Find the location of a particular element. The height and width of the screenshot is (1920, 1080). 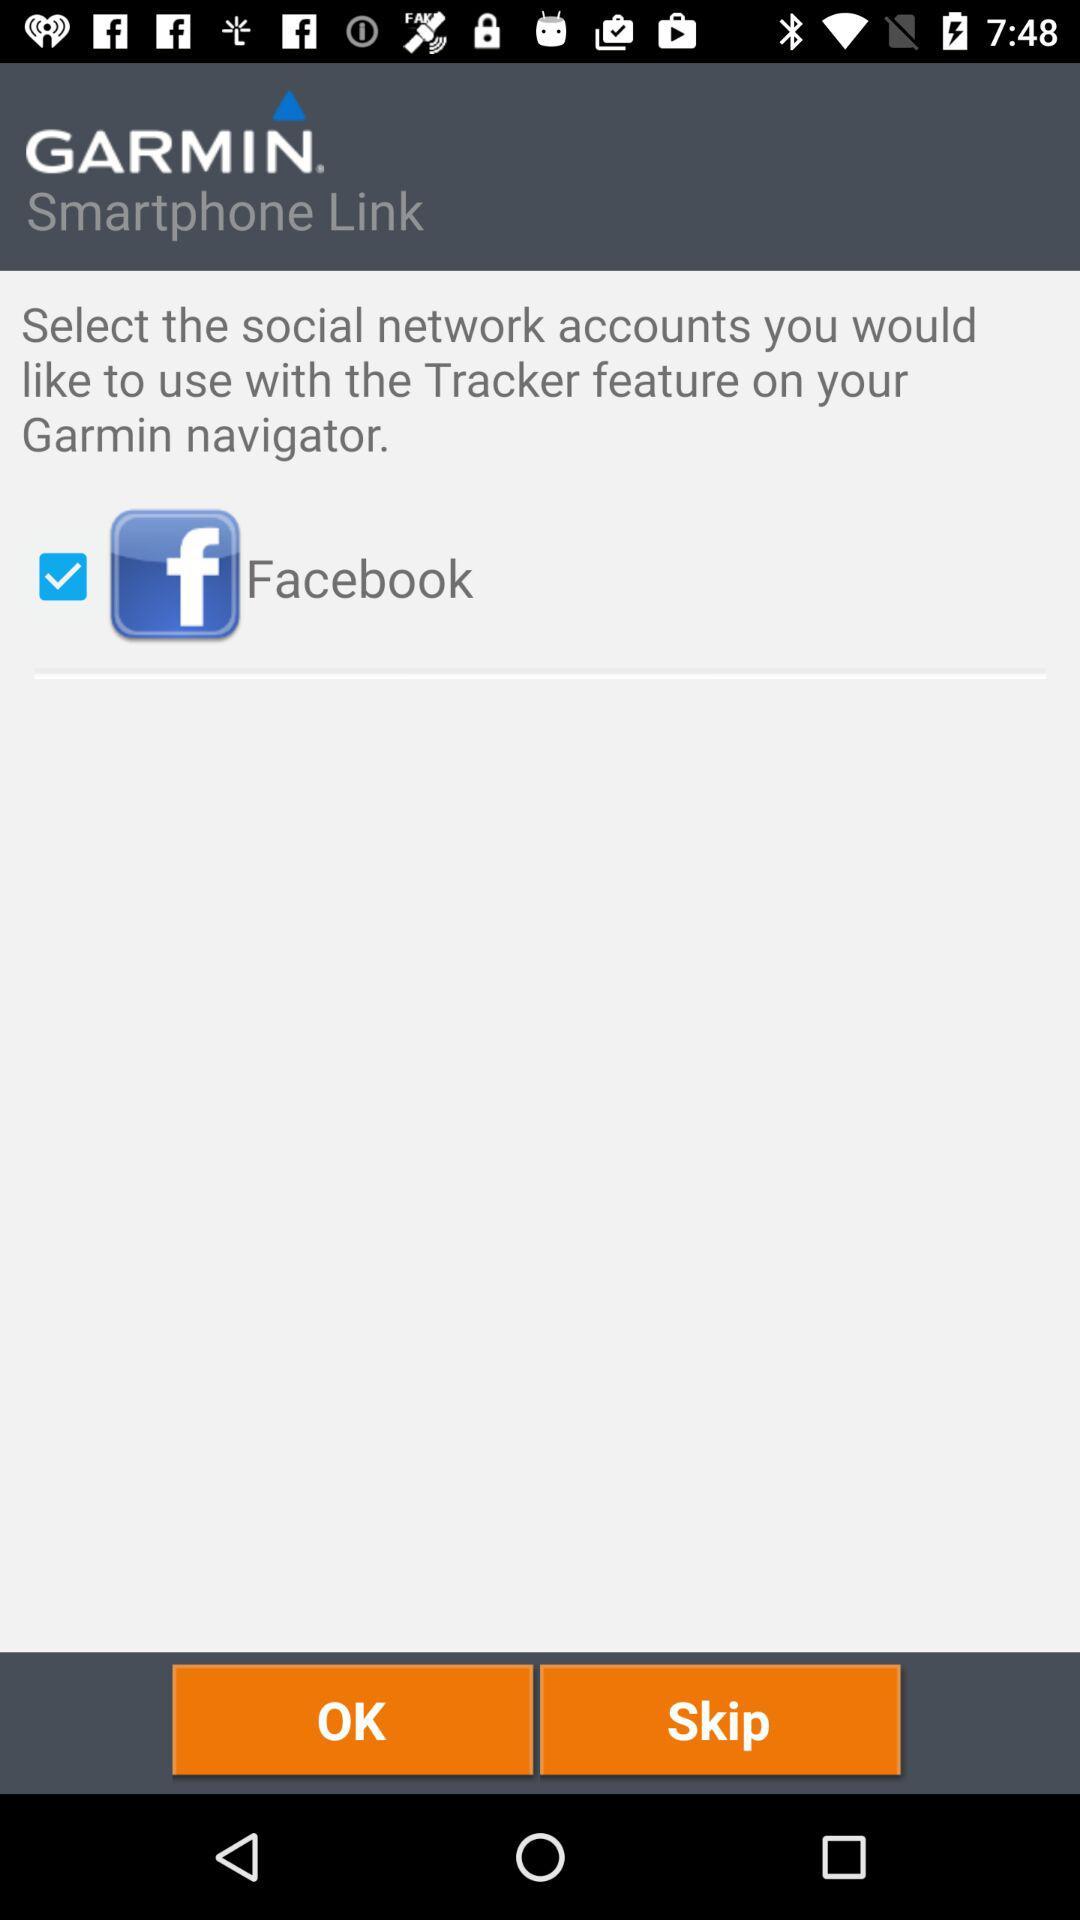

the item at the bottom left corner is located at coordinates (355, 1722).